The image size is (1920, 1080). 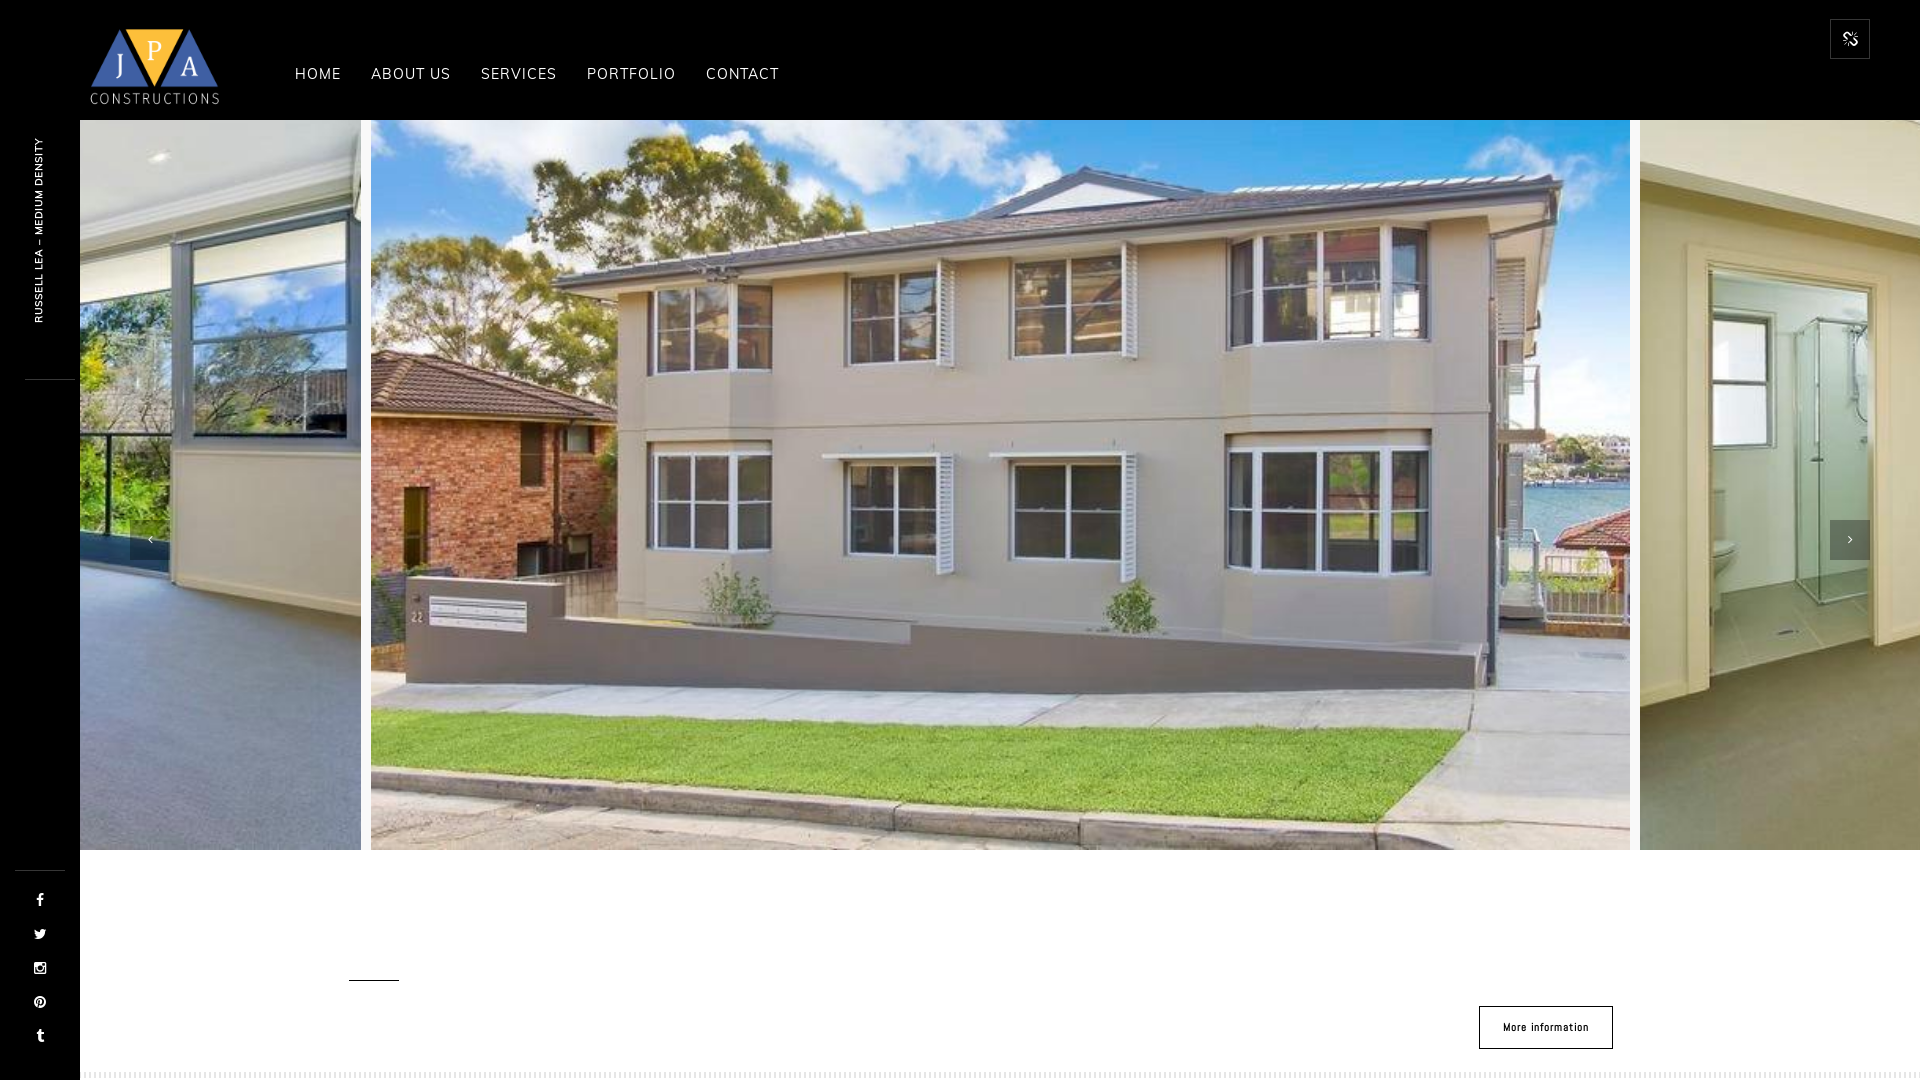 What do you see at coordinates (518, 72) in the screenshot?
I see `'SERVICES'` at bounding box center [518, 72].